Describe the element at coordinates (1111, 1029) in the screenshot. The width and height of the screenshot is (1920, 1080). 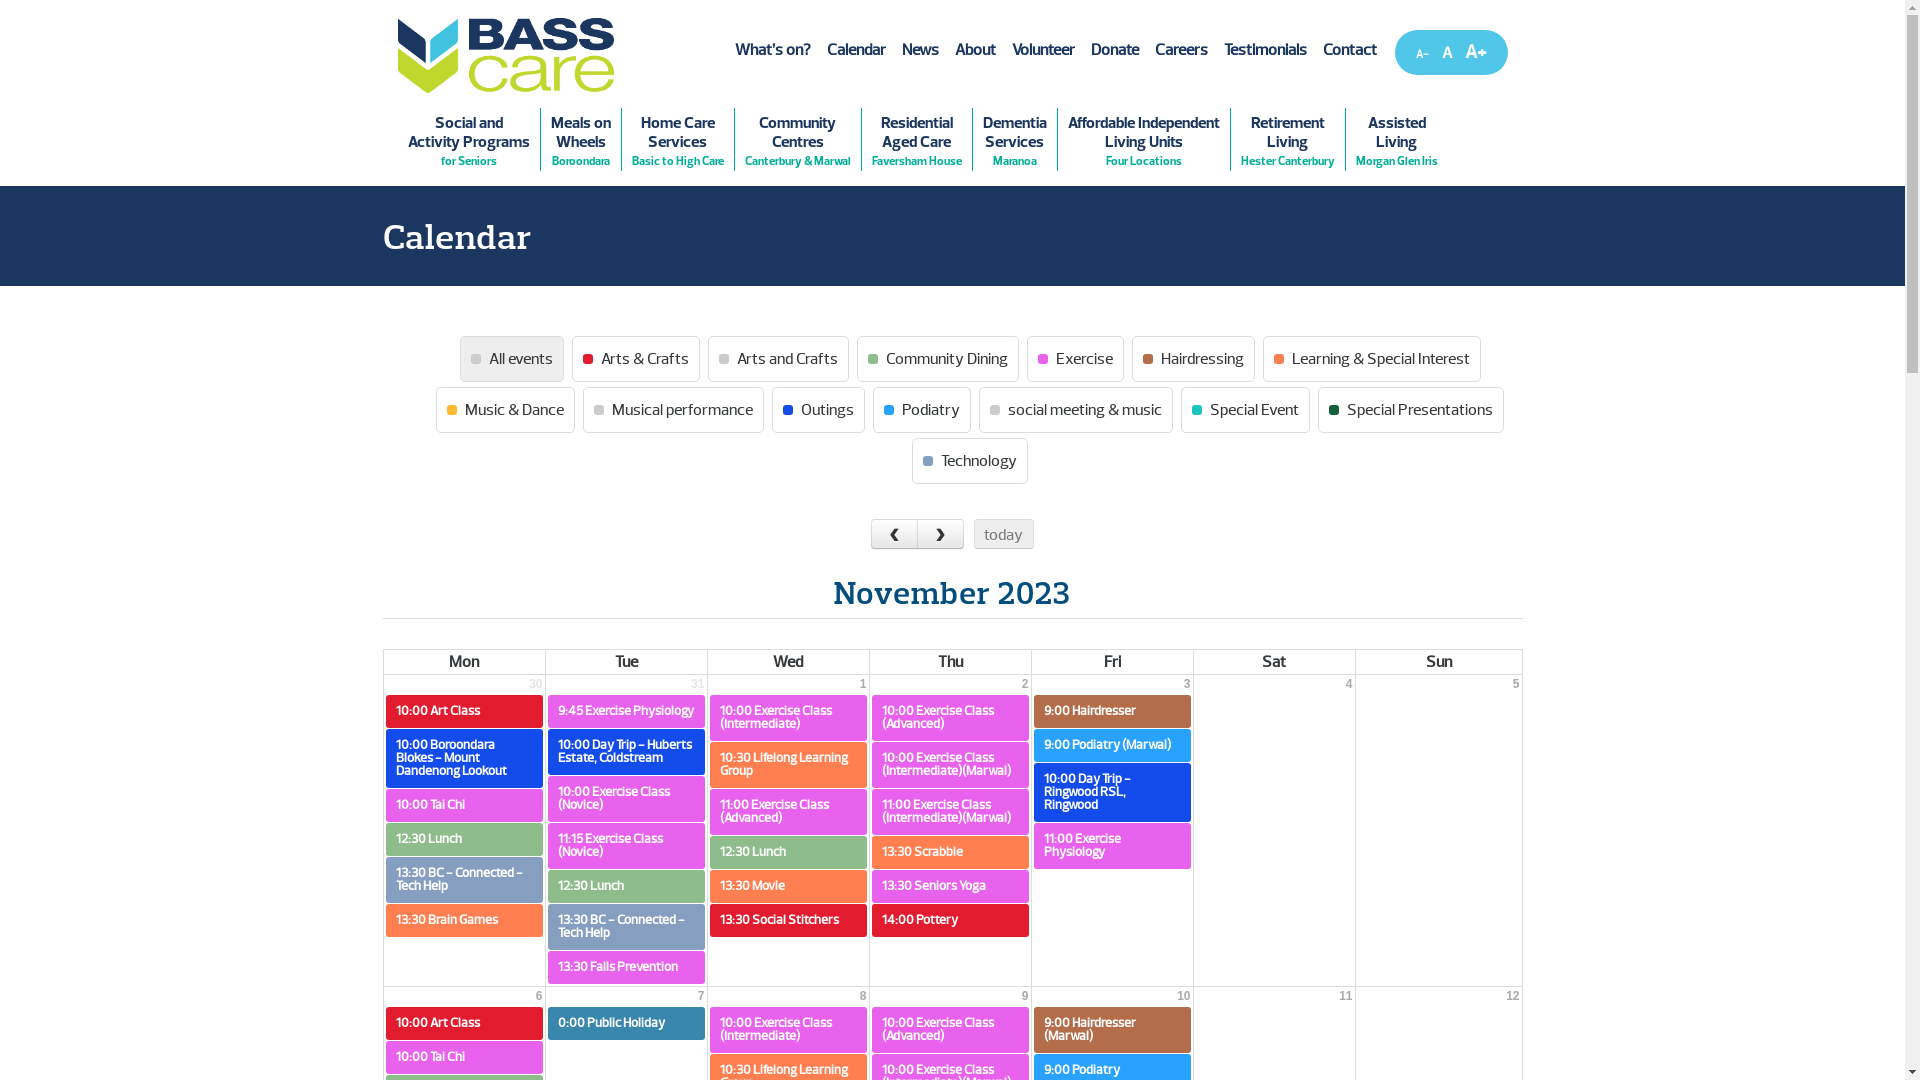
I see `'9:00 Hairdresser (Marwal)` at that location.